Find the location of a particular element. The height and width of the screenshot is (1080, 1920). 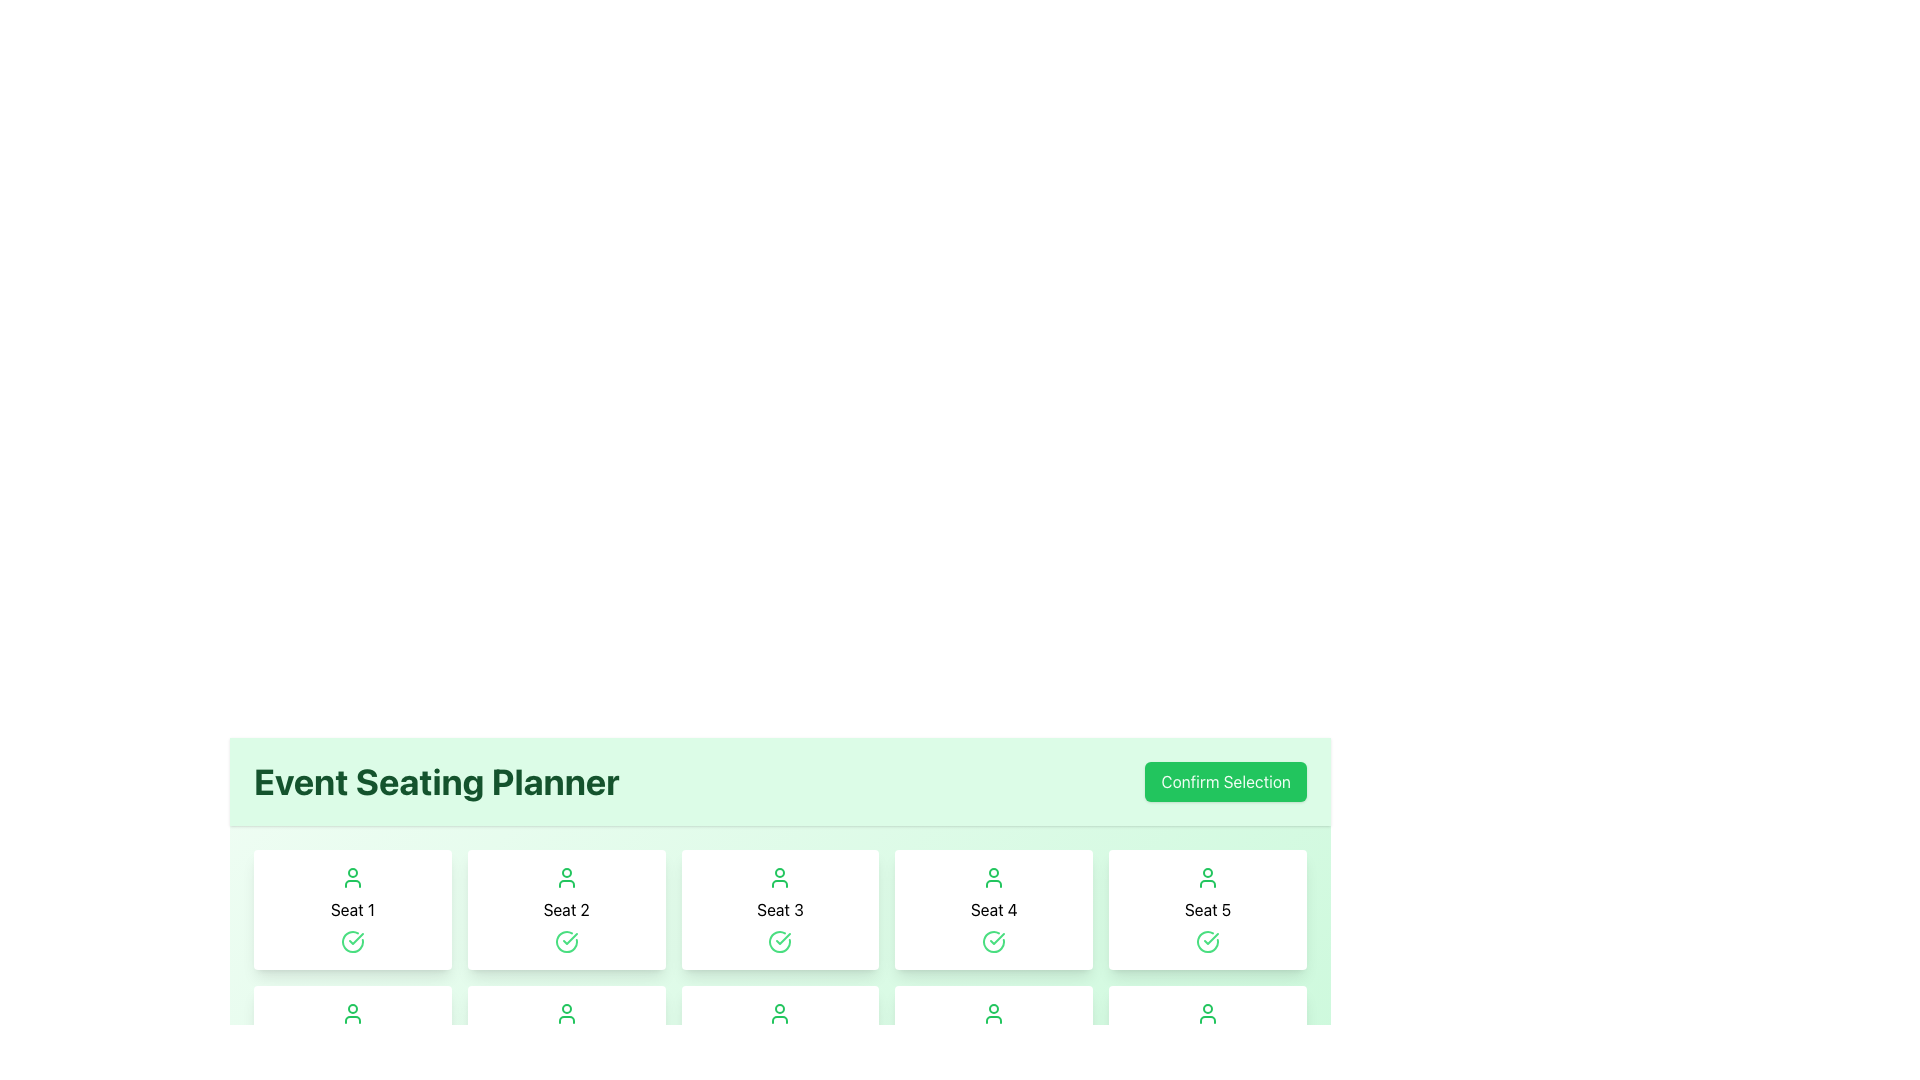

the circular green-bordered icon representing a checkmark within the 'Seat 2' module in the UI is located at coordinates (352, 941).